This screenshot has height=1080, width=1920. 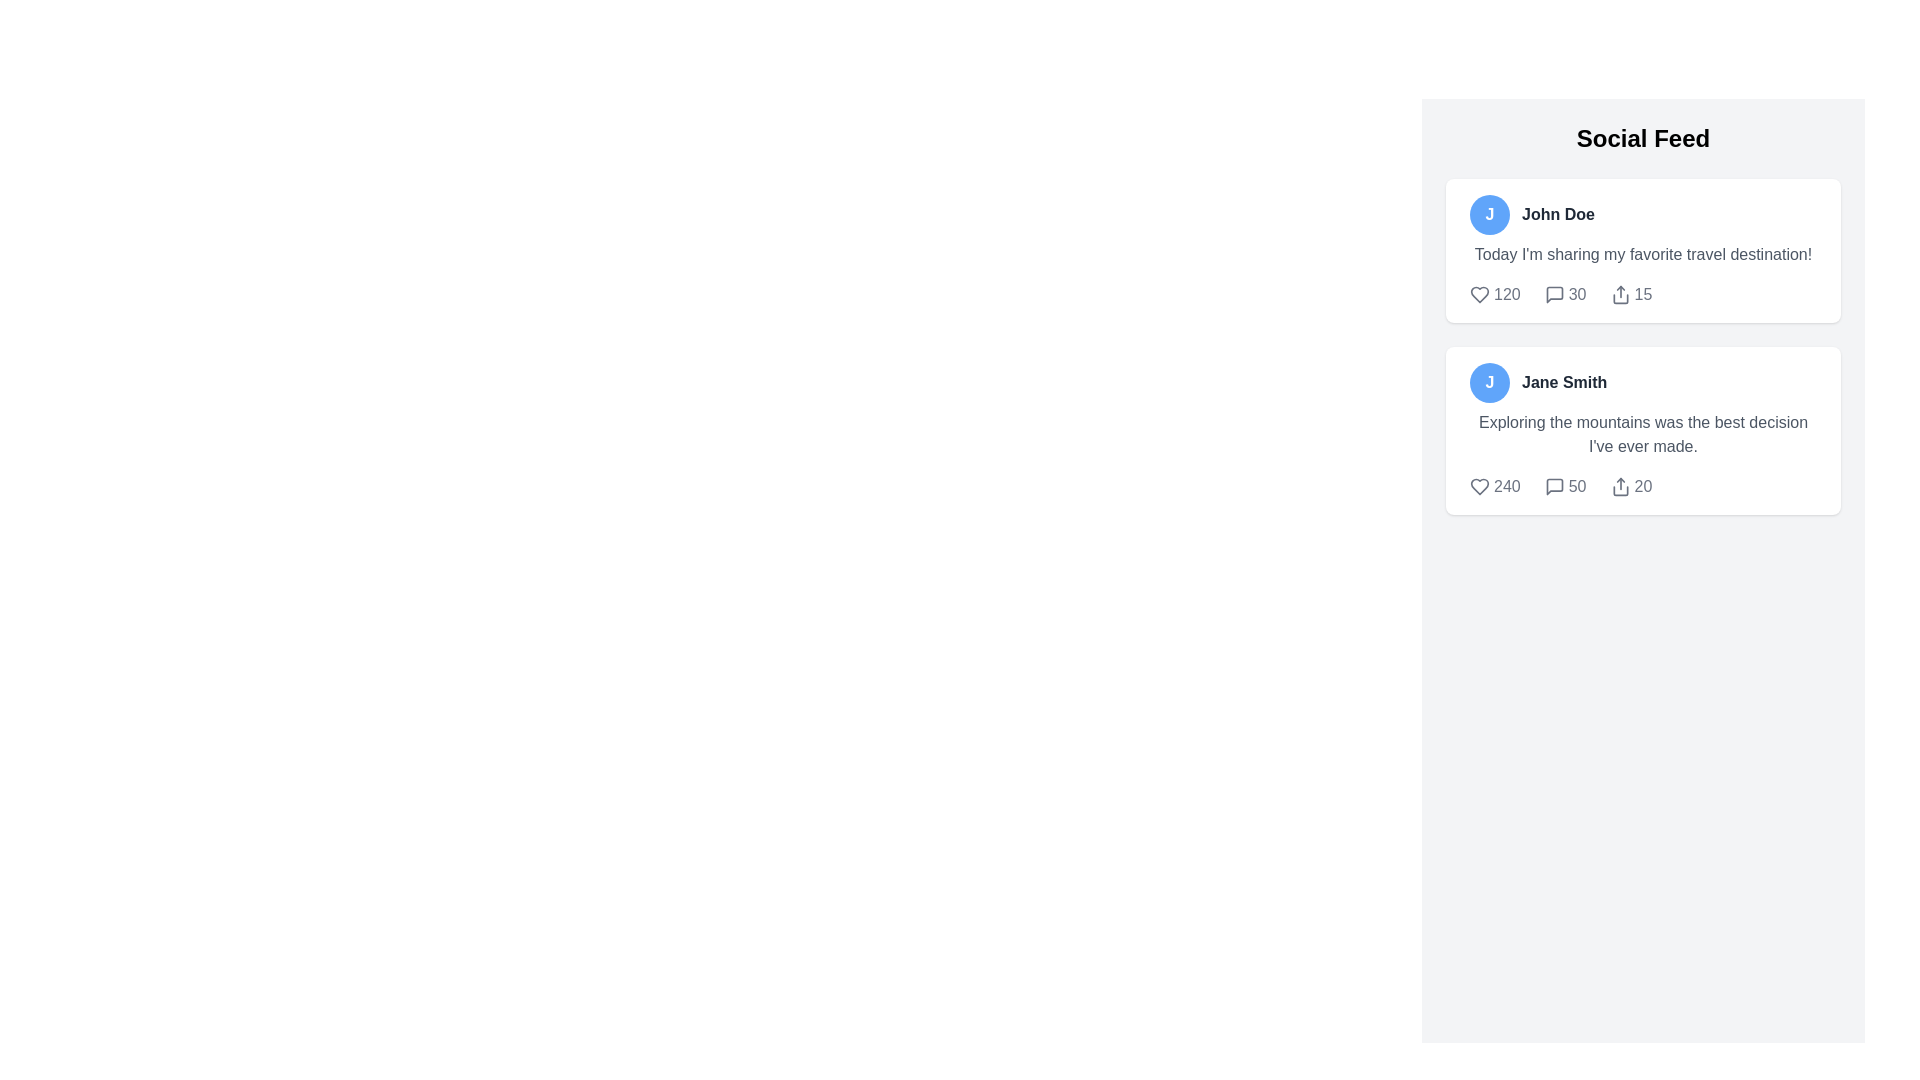 What do you see at coordinates (1563, 382) in the screenshot?
I see `the text label displaying 'Jane Smith'` at bounding box center [1563, 382].